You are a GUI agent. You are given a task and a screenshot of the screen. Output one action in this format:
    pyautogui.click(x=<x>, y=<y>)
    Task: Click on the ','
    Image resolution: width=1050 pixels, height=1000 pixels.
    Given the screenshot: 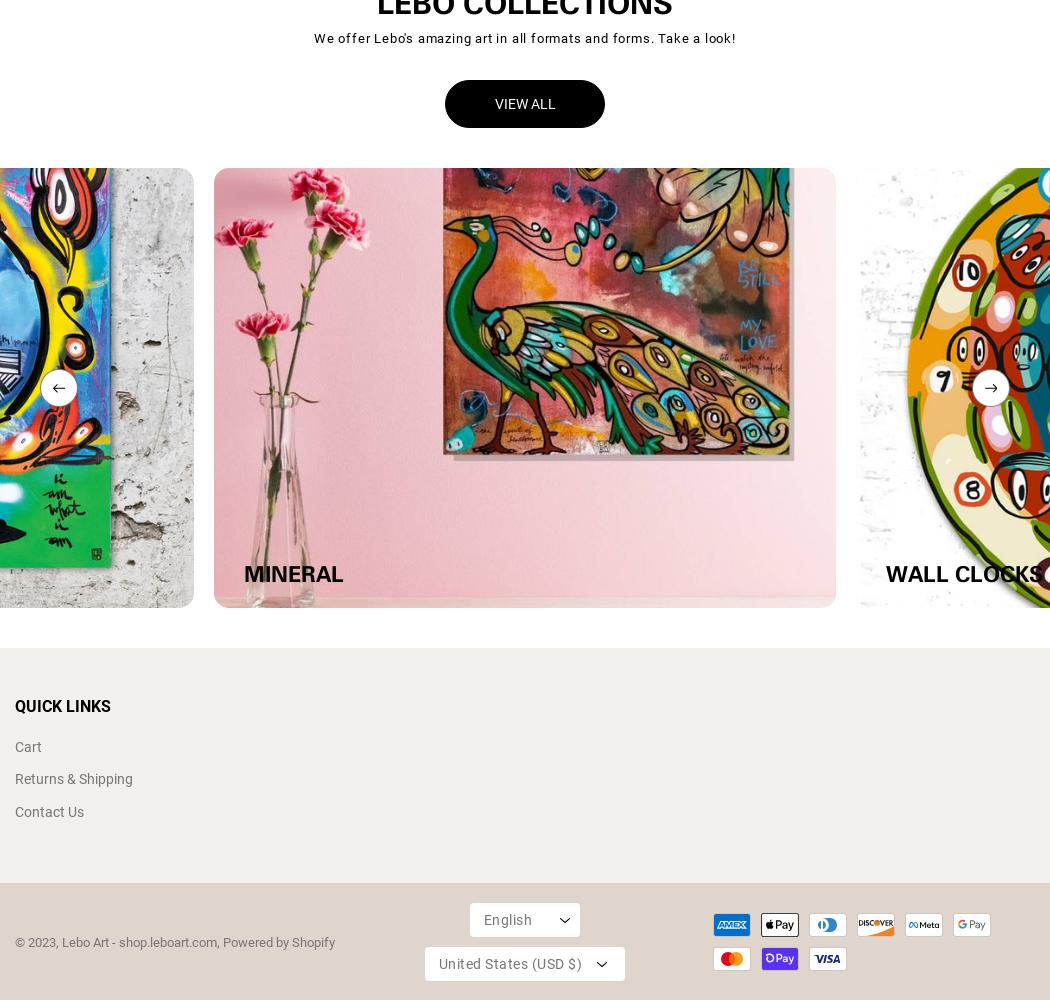 What is the action you would take?
    pyautogui.click(x=218, y=940)
    